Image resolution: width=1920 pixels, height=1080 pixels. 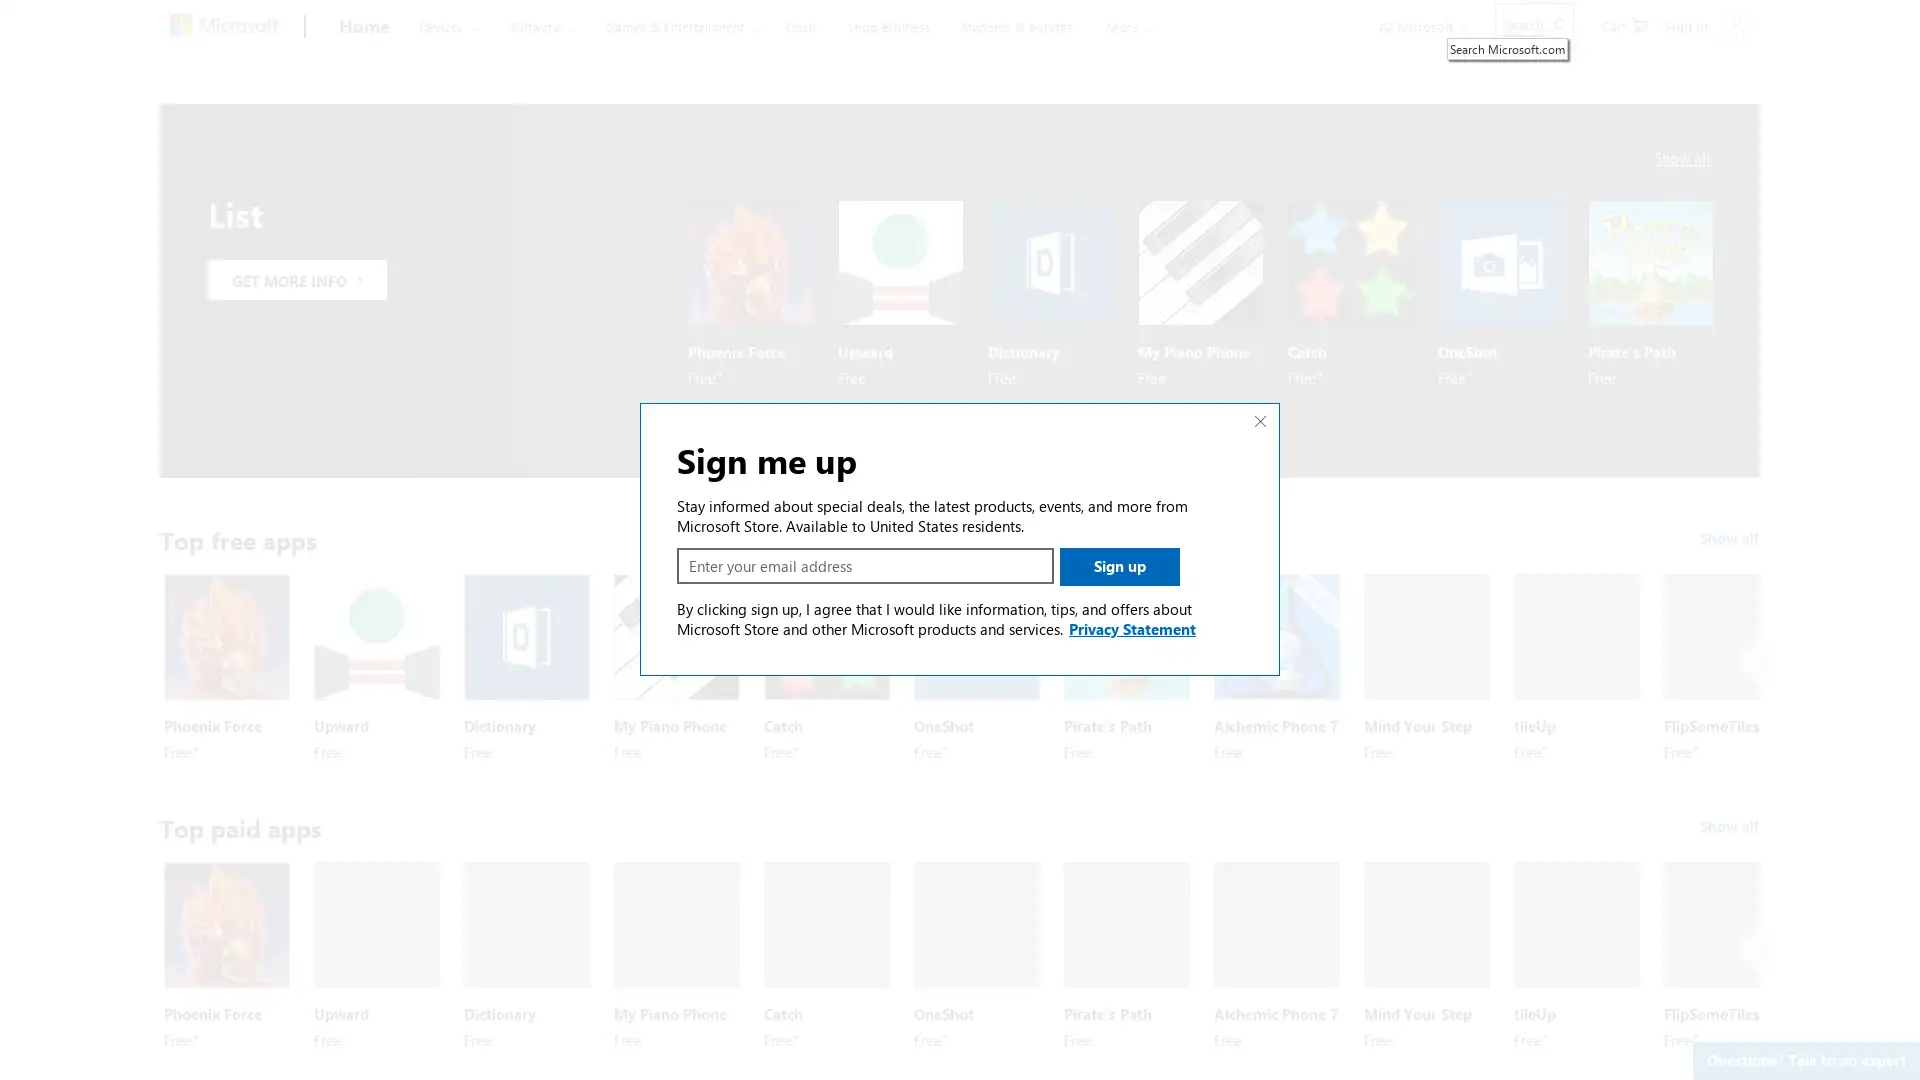 I want to click on Devices, so click(x=446, y=26).